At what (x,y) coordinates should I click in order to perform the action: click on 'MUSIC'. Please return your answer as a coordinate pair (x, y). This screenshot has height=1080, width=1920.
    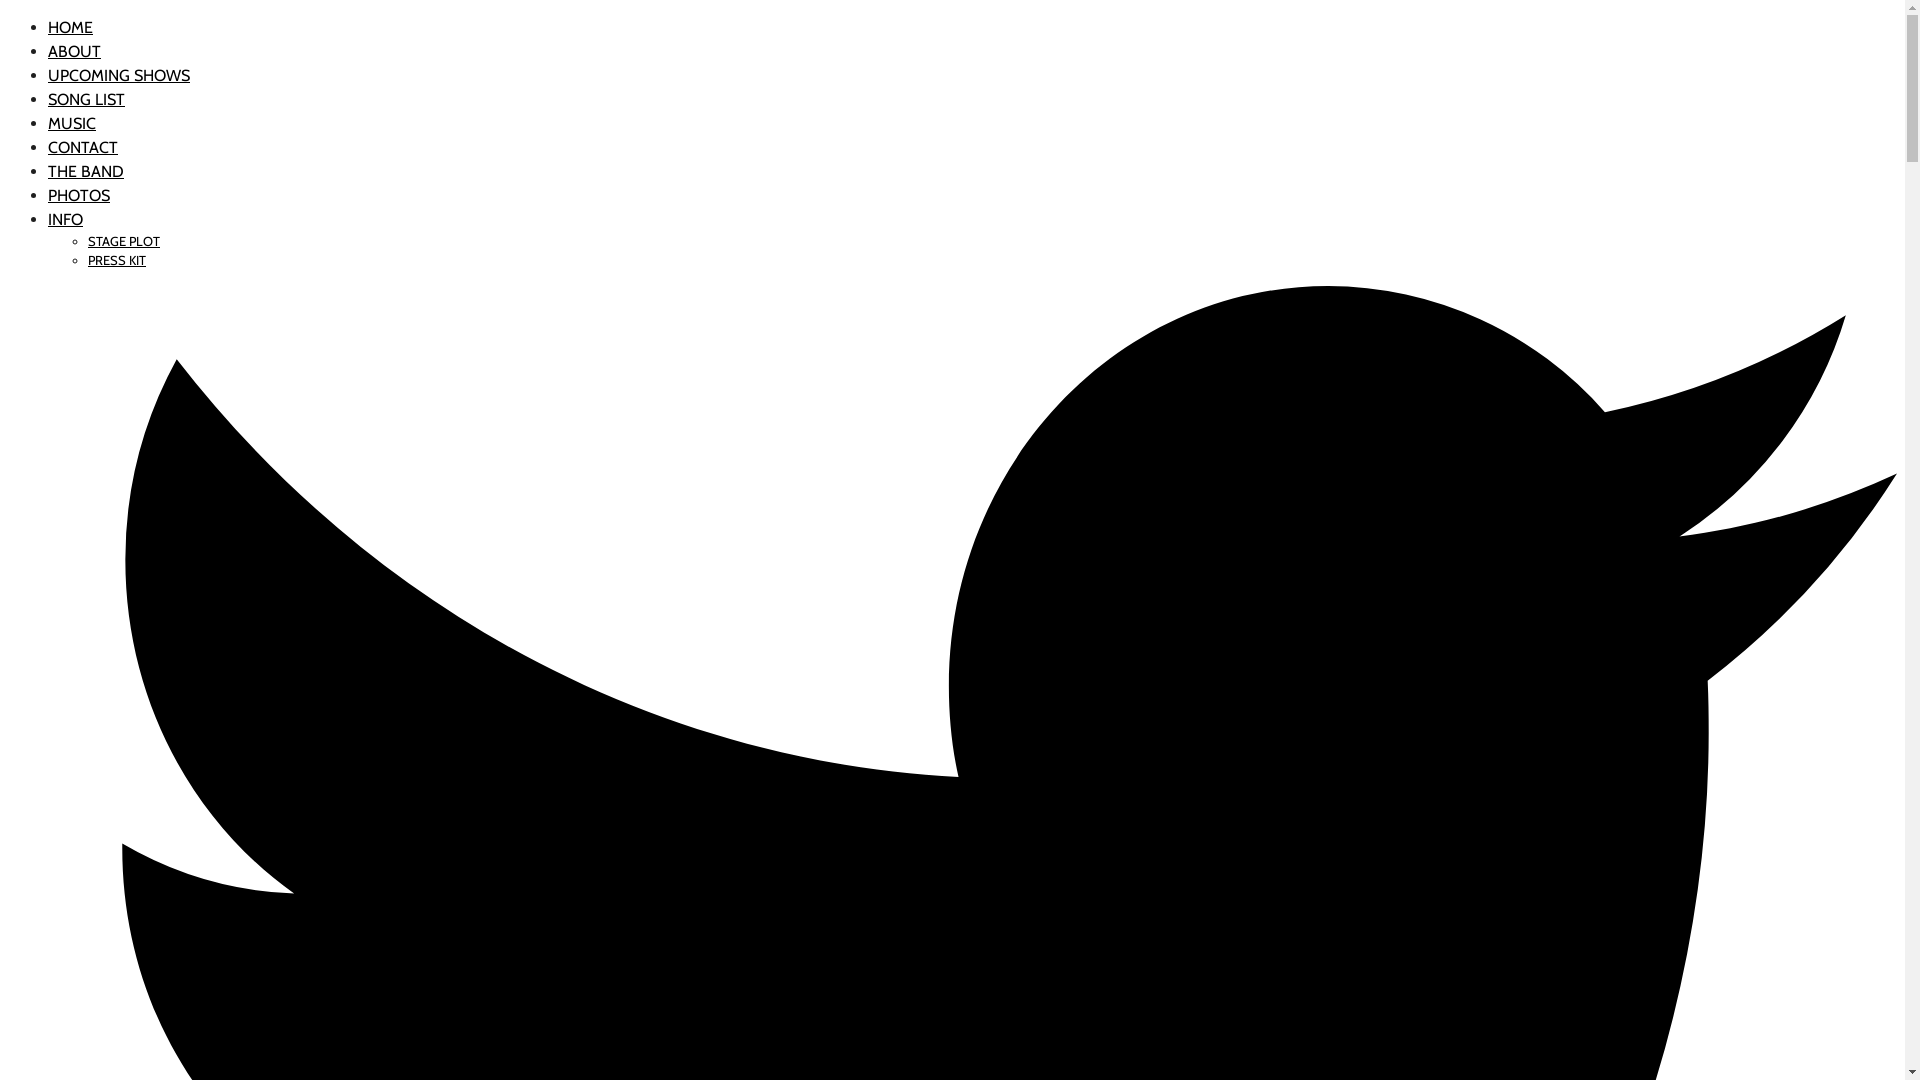
    Looking at the image, I should click on (72, 123).